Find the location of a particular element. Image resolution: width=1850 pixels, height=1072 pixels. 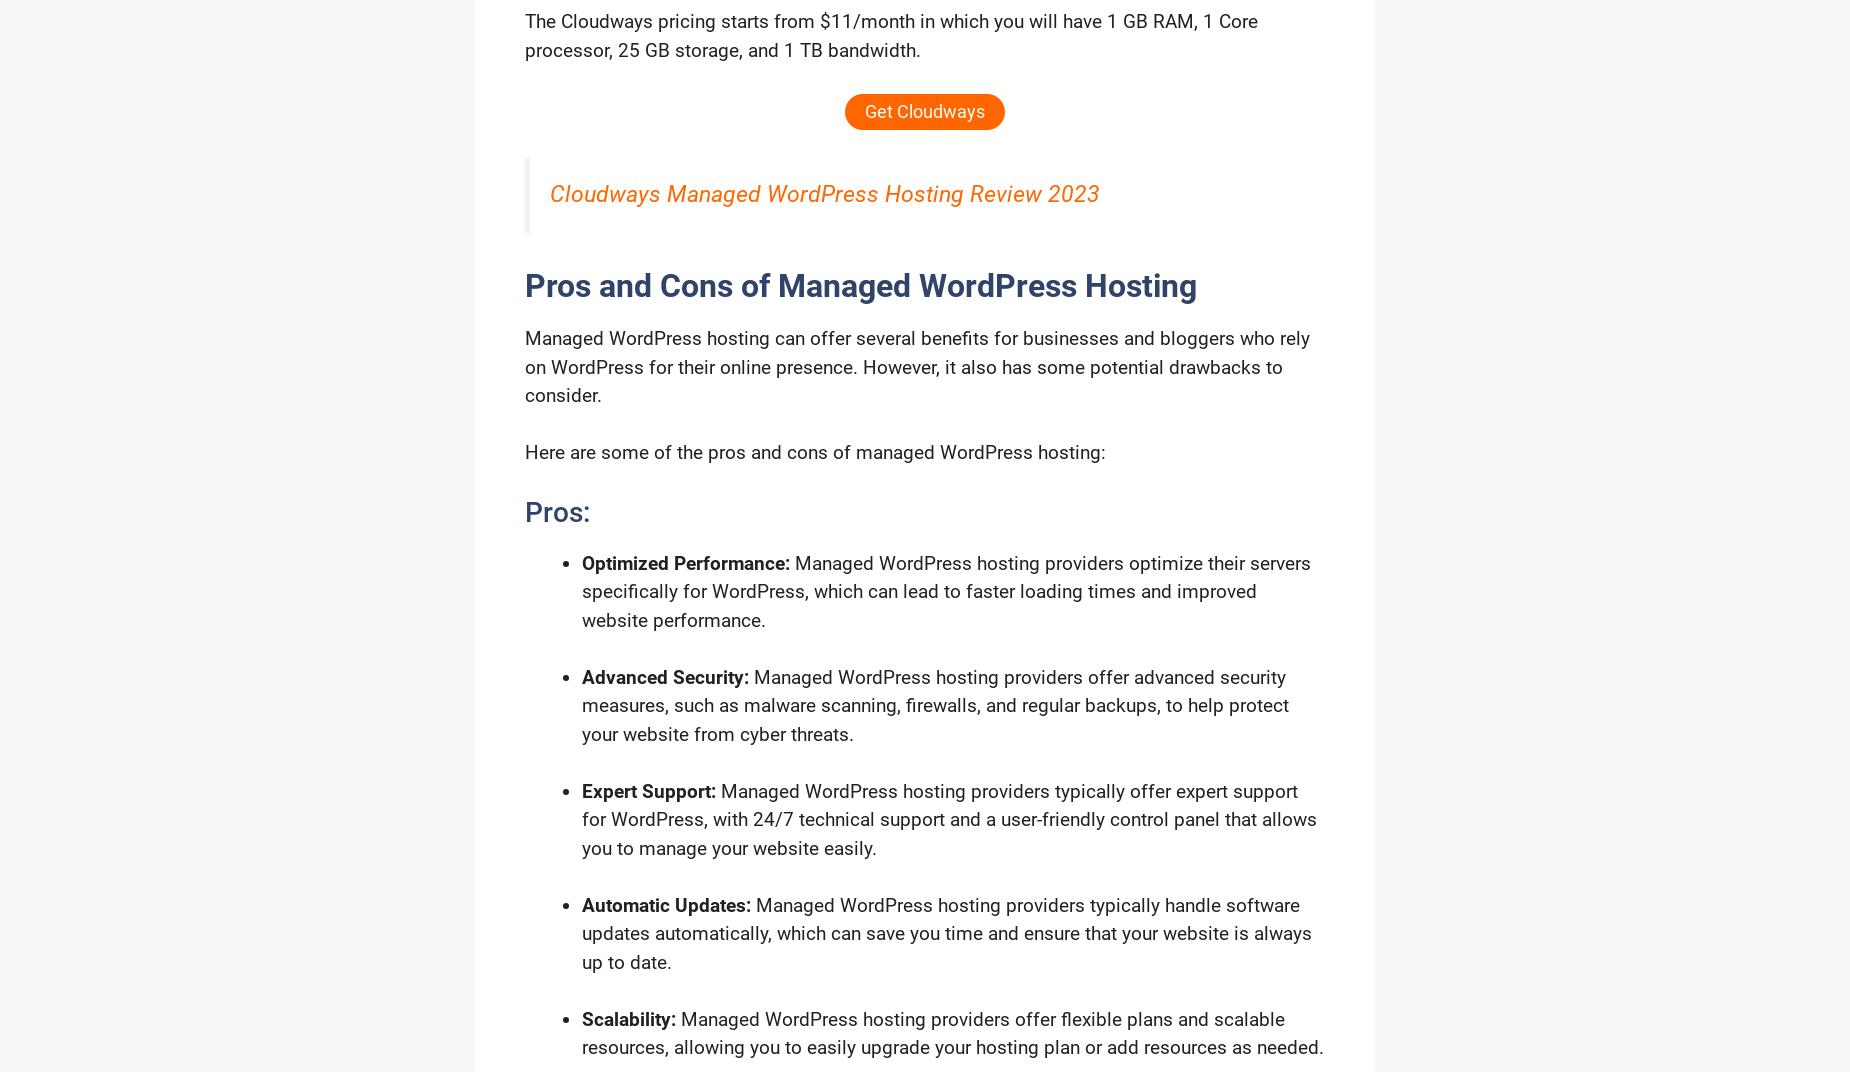

'Managed WordPress hosting providers offer flexible plans and scalable resources, allowing you to easily upgrade your hosting plan or add resources as needed.' is located at coordinates (951, 1032).